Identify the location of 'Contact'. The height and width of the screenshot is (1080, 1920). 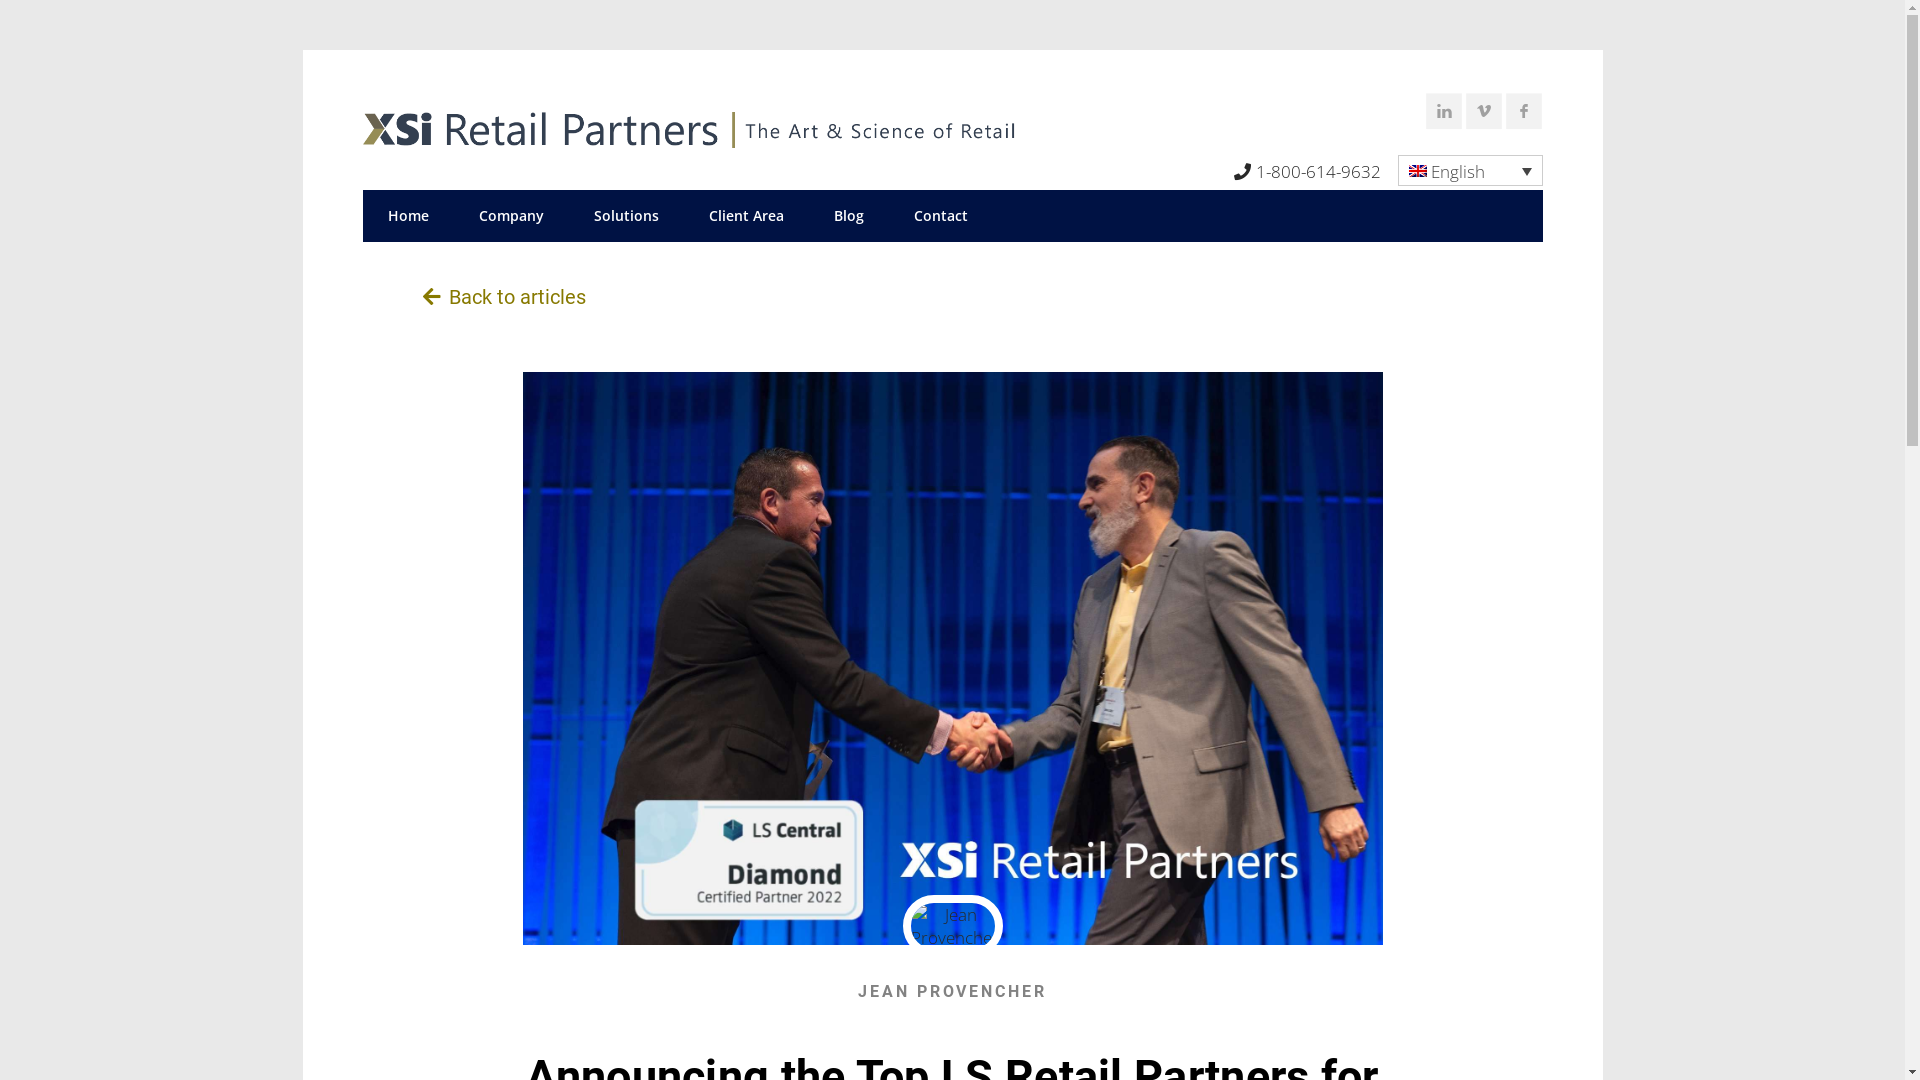
(939, 216).